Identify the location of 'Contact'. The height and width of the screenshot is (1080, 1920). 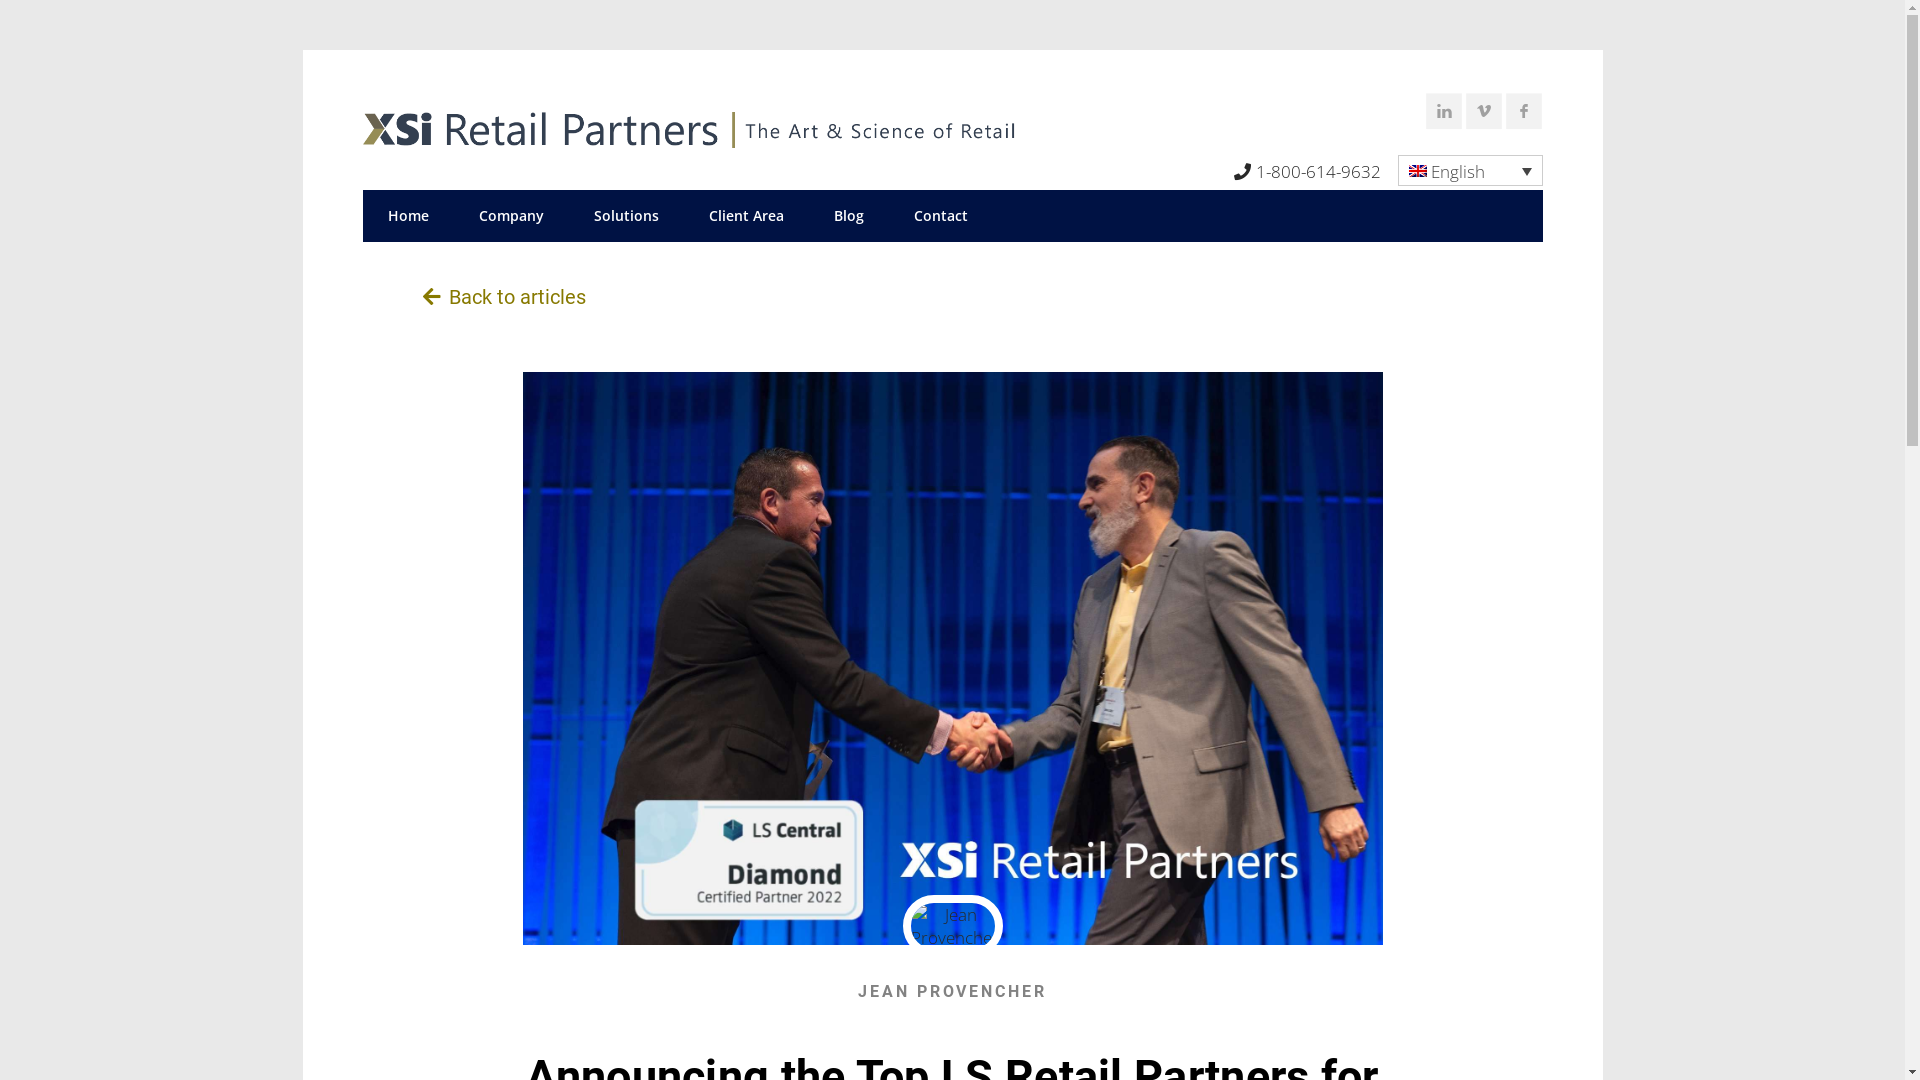
(939, 216).